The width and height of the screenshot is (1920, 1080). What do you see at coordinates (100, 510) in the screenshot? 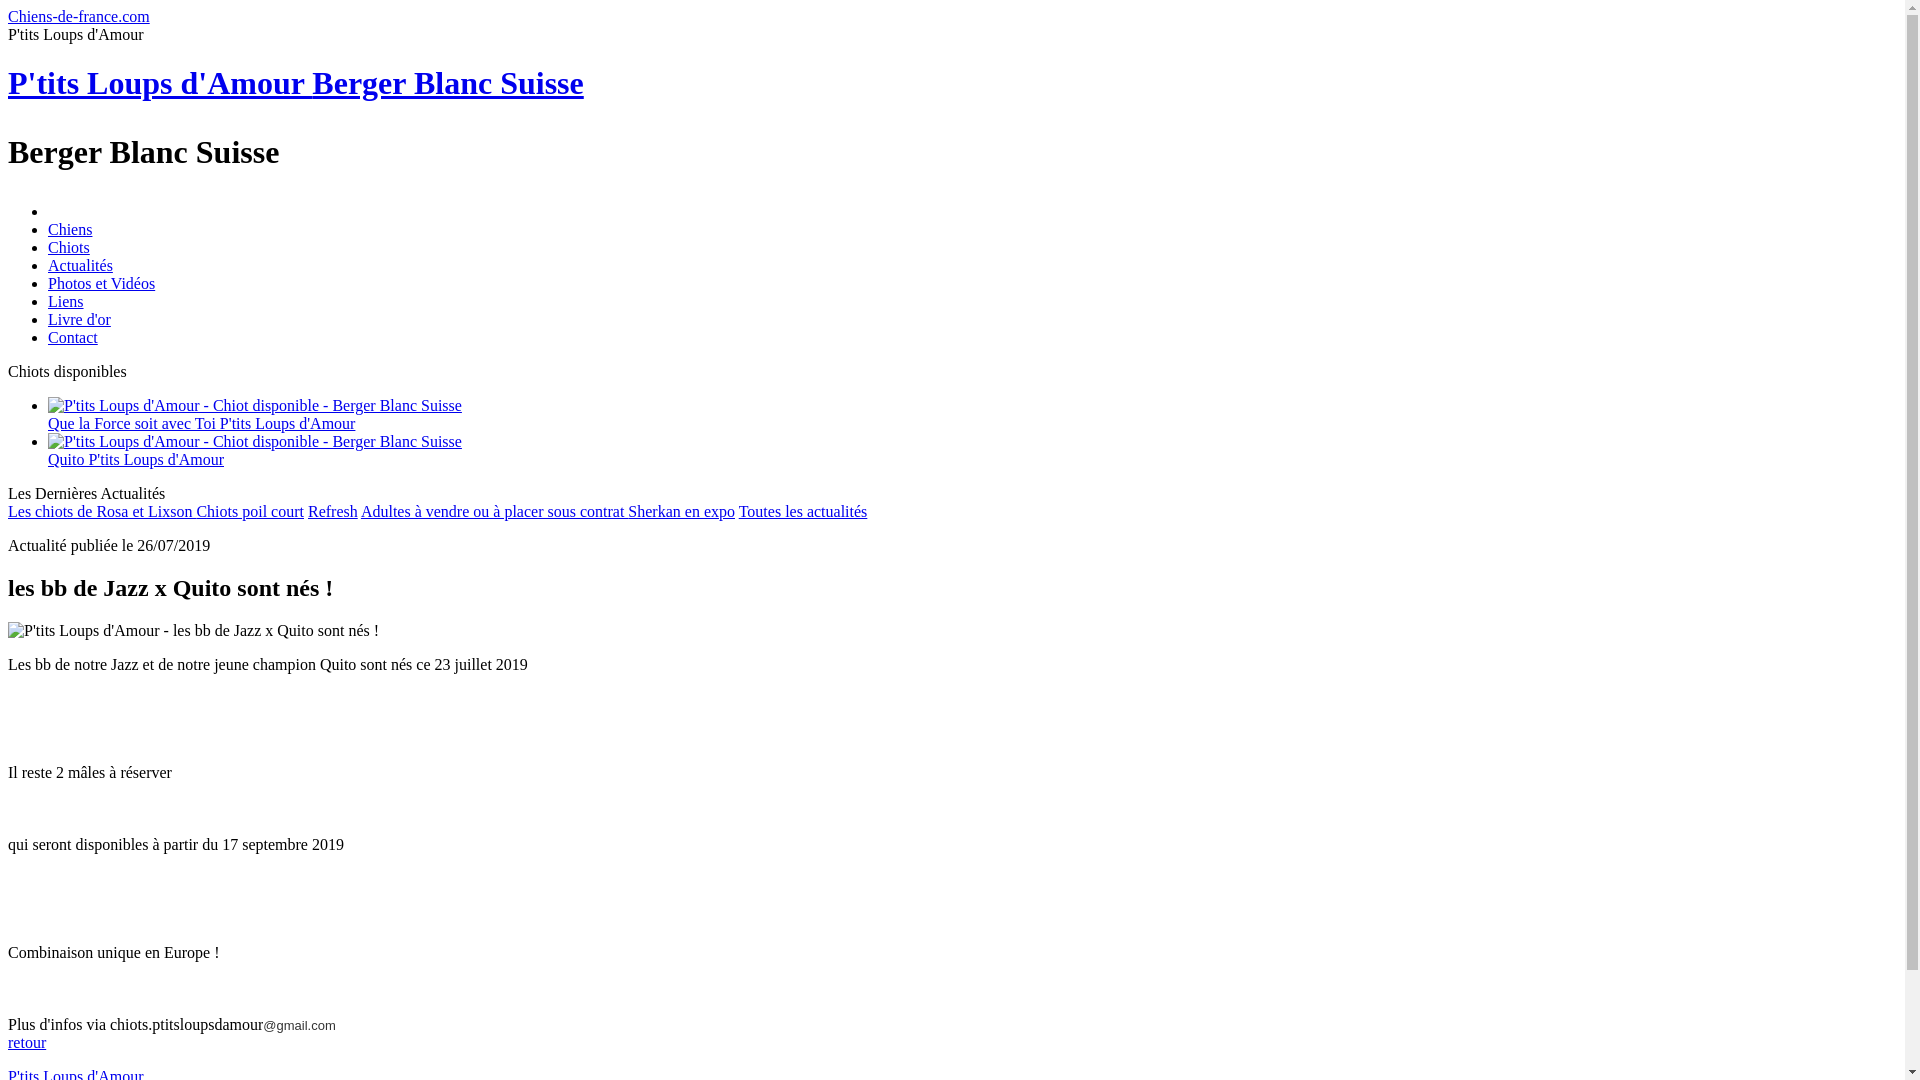
I see `'Les chiots de Rosa et Lixson'` at bounding box center [100, 510].